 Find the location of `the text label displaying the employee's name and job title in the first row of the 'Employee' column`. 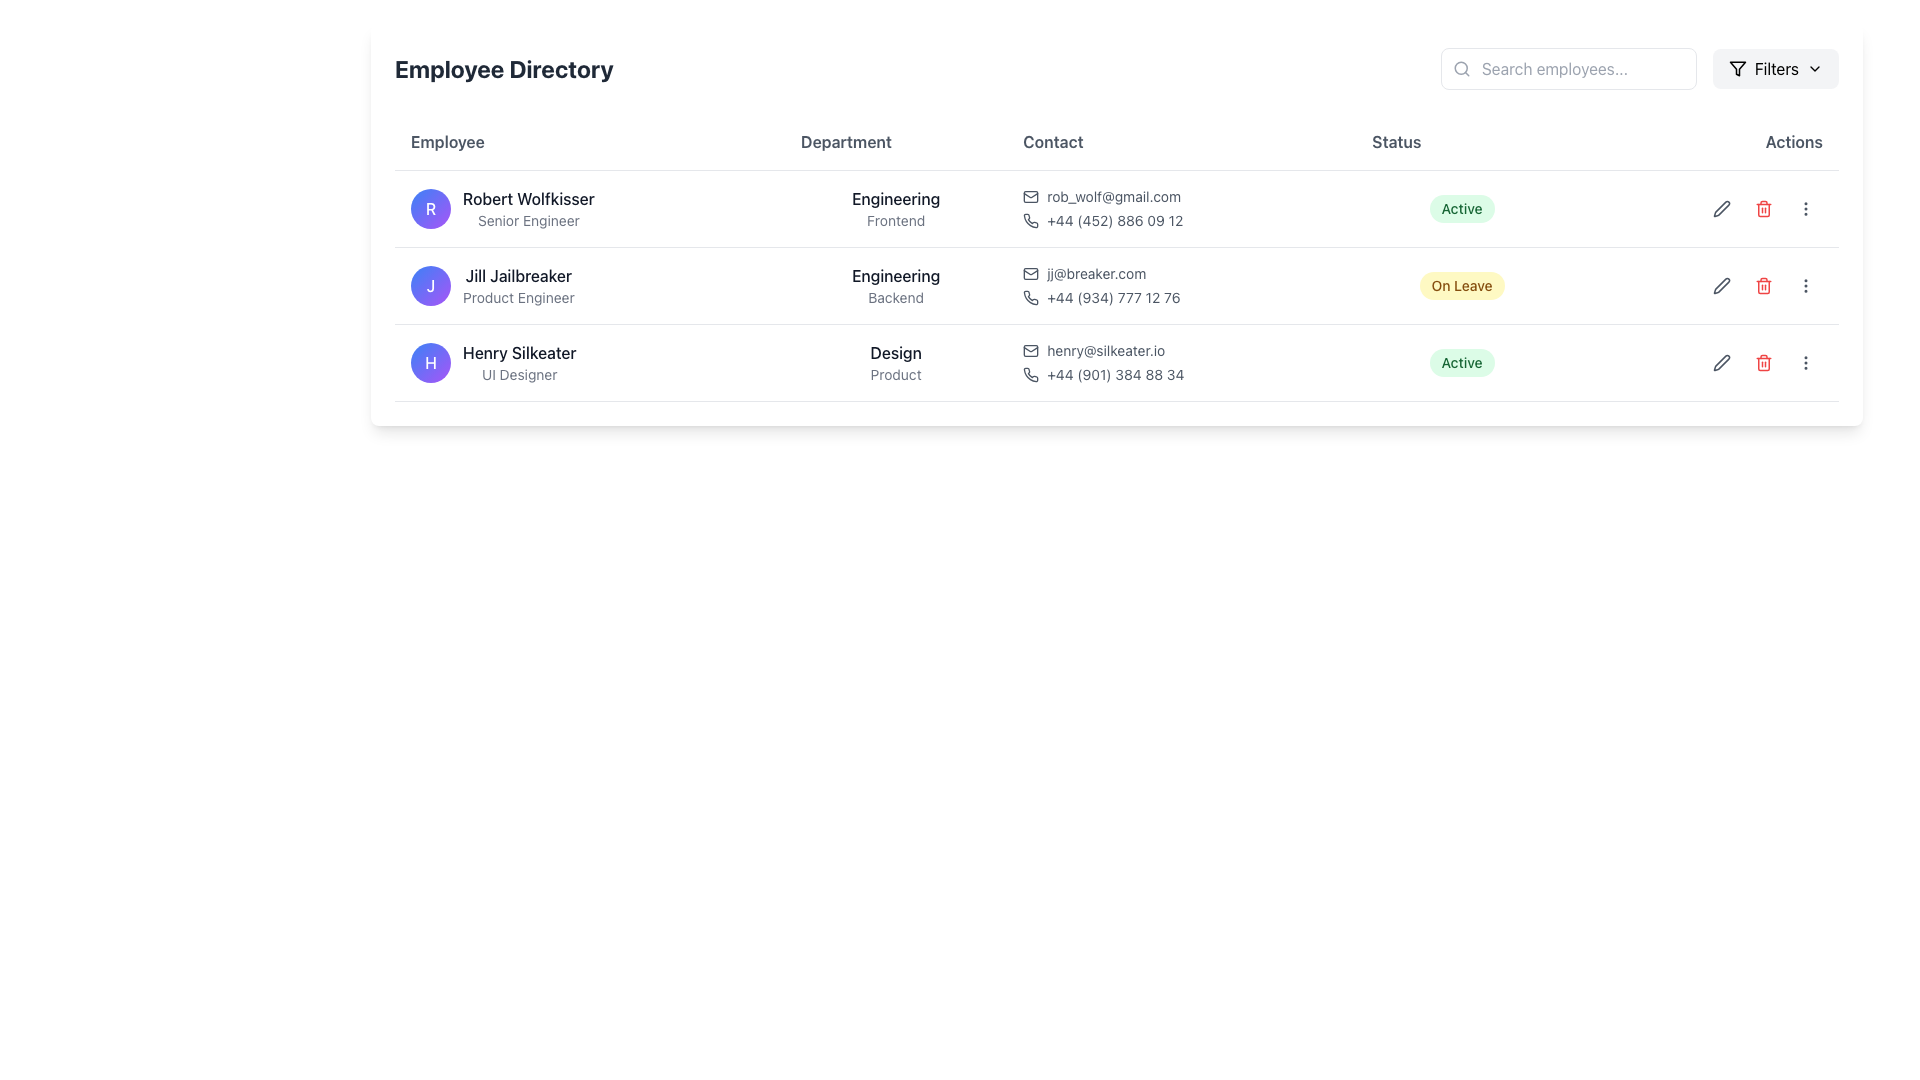

the text label displaying the employee's name and job title in the first row of the 'Employee' column is located at coordinates (528, 208).